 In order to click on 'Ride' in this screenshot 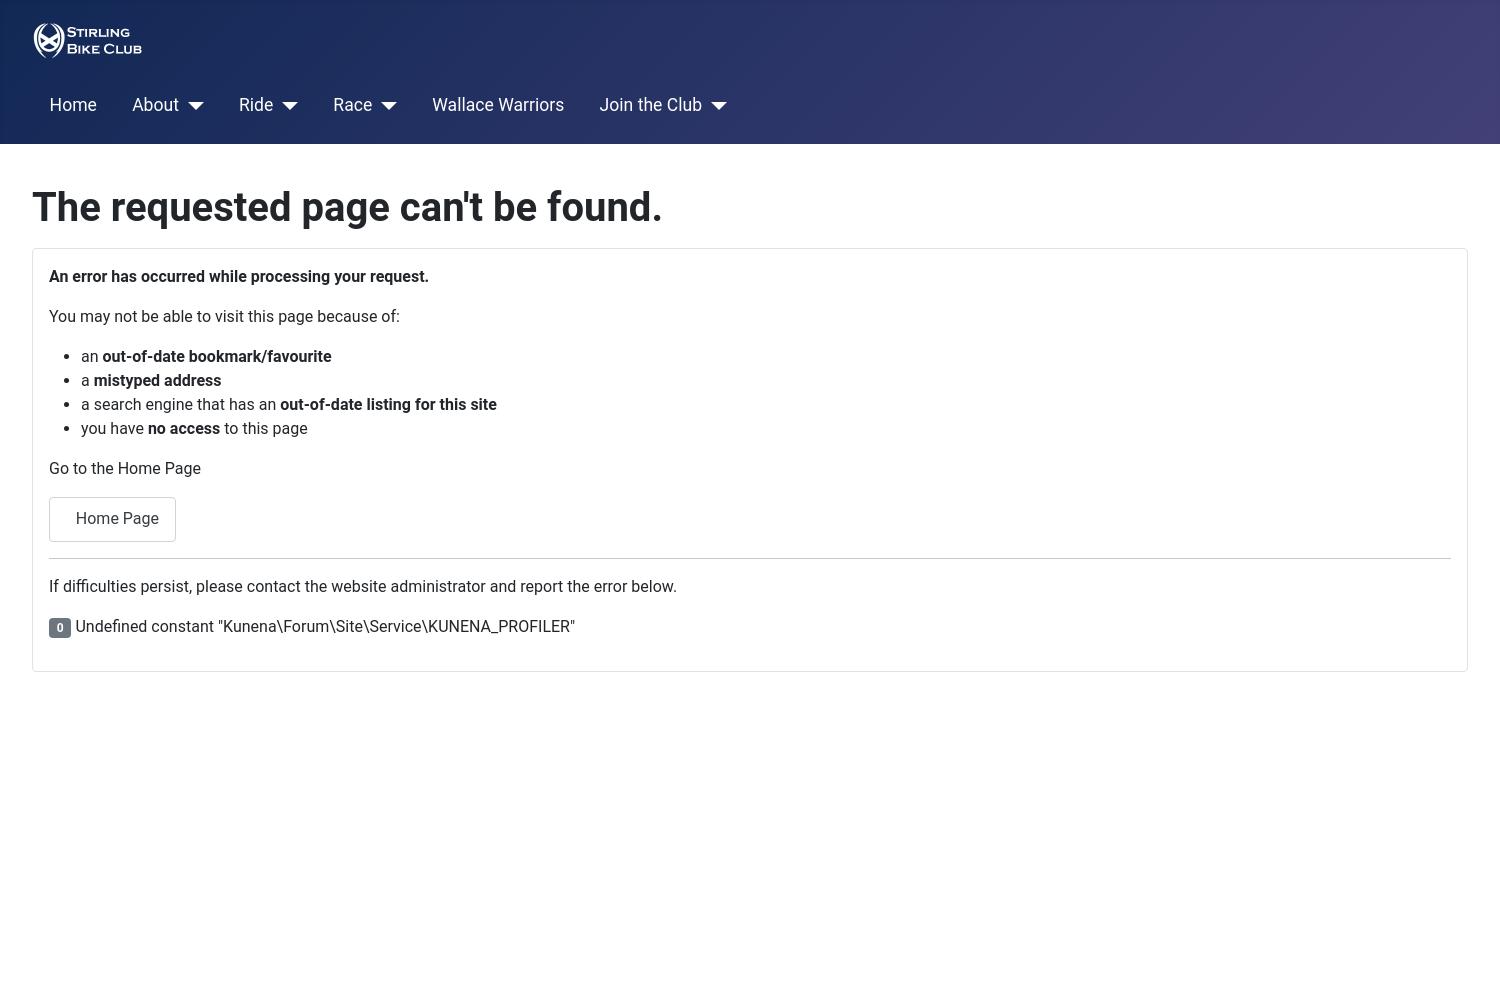, I will do `click(255, 104)`.